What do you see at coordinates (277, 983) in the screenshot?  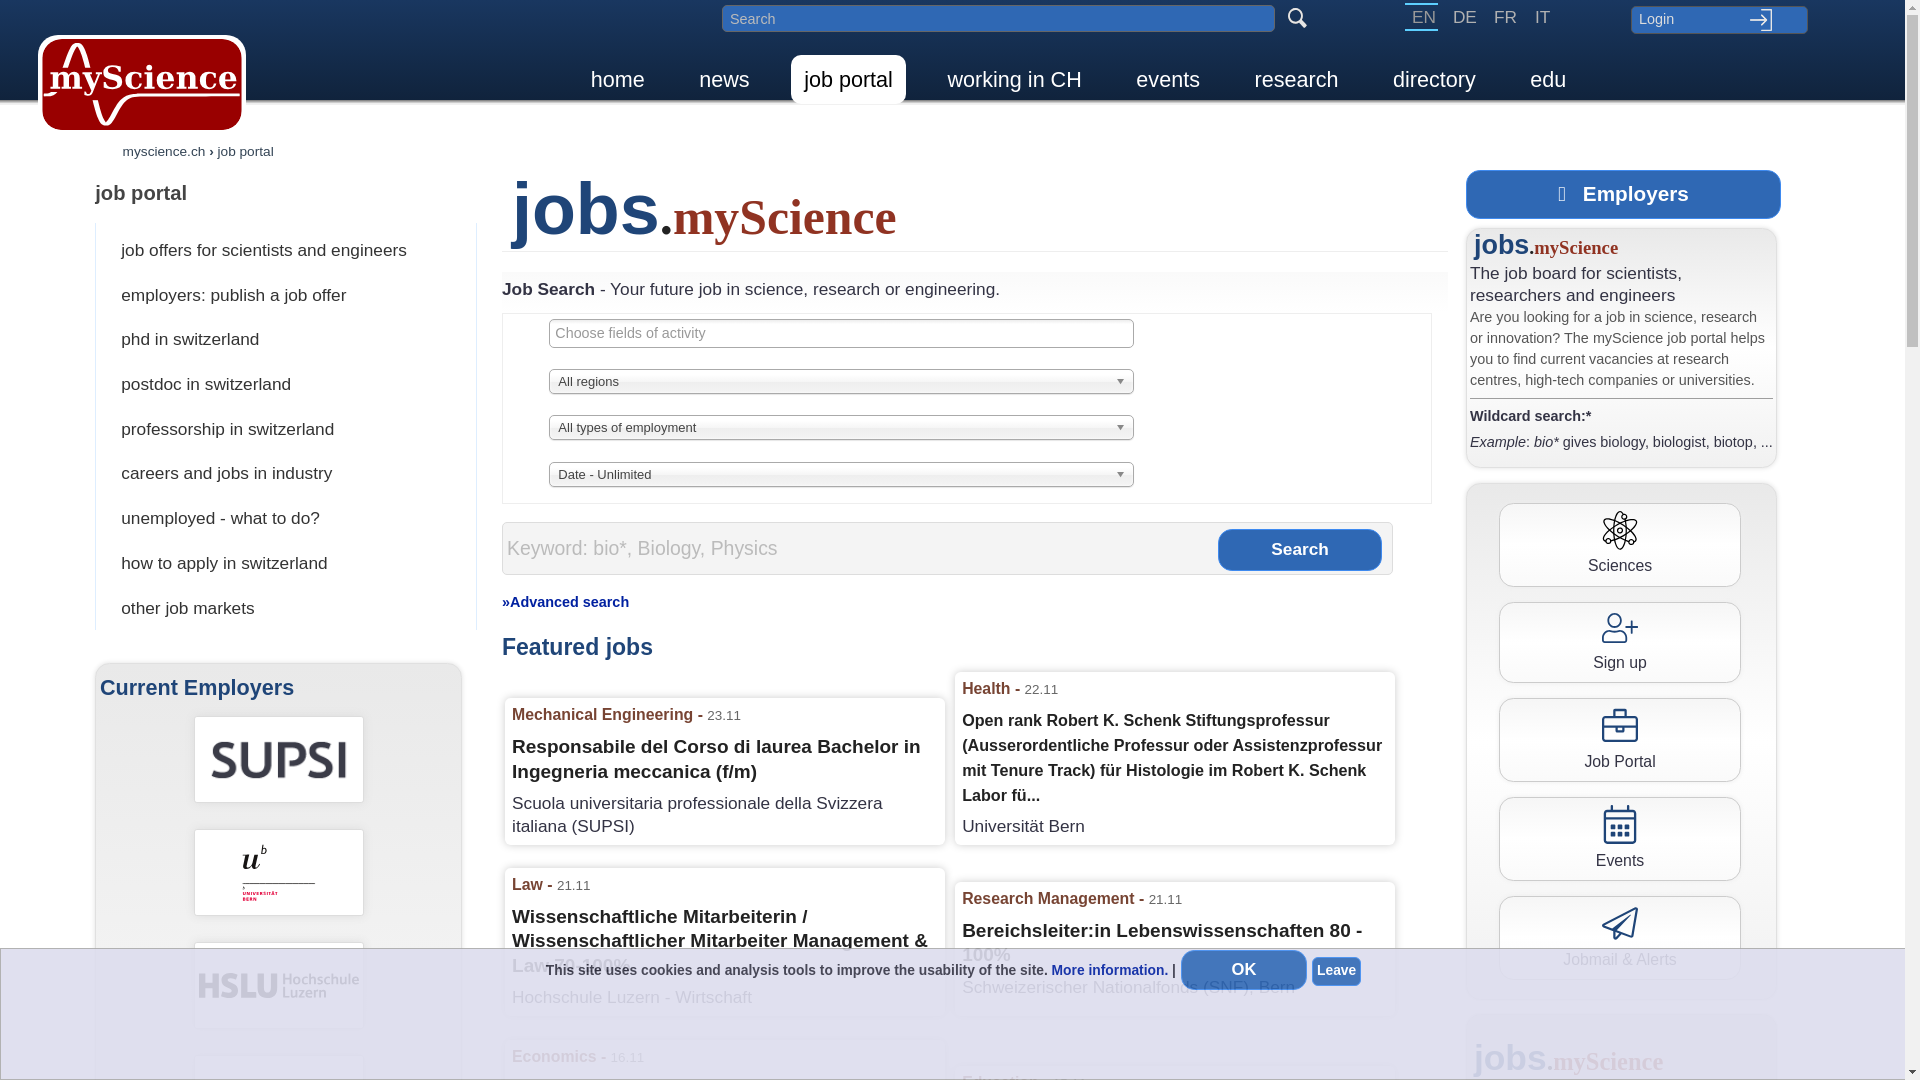 I see `'Hochschule Luzern - Wirtschaft'` at bounding box center [277, 983].